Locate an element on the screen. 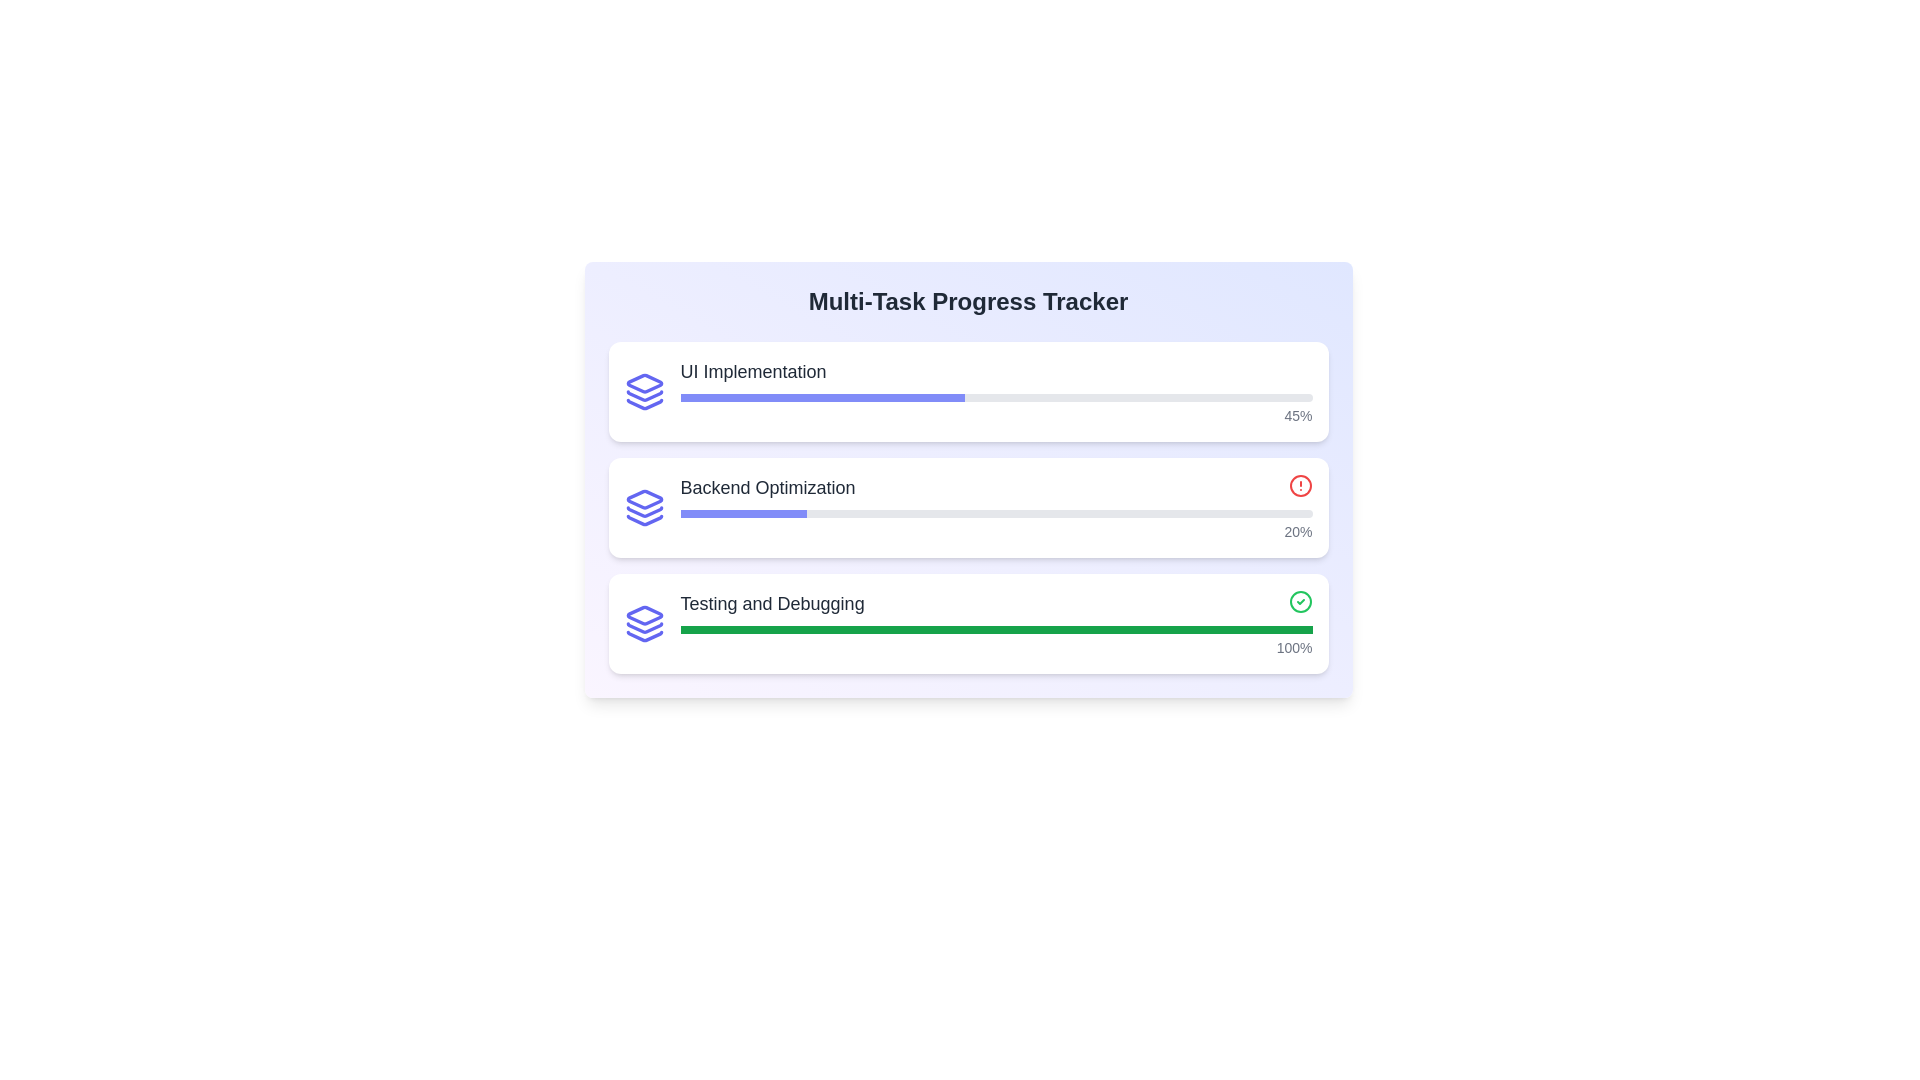  the circular graphical object with a red border and white interior, which is part of the alert icon located next to the 'Backend Optimization' task label in the progress tracker interface is located at coordinates (1300, 486).